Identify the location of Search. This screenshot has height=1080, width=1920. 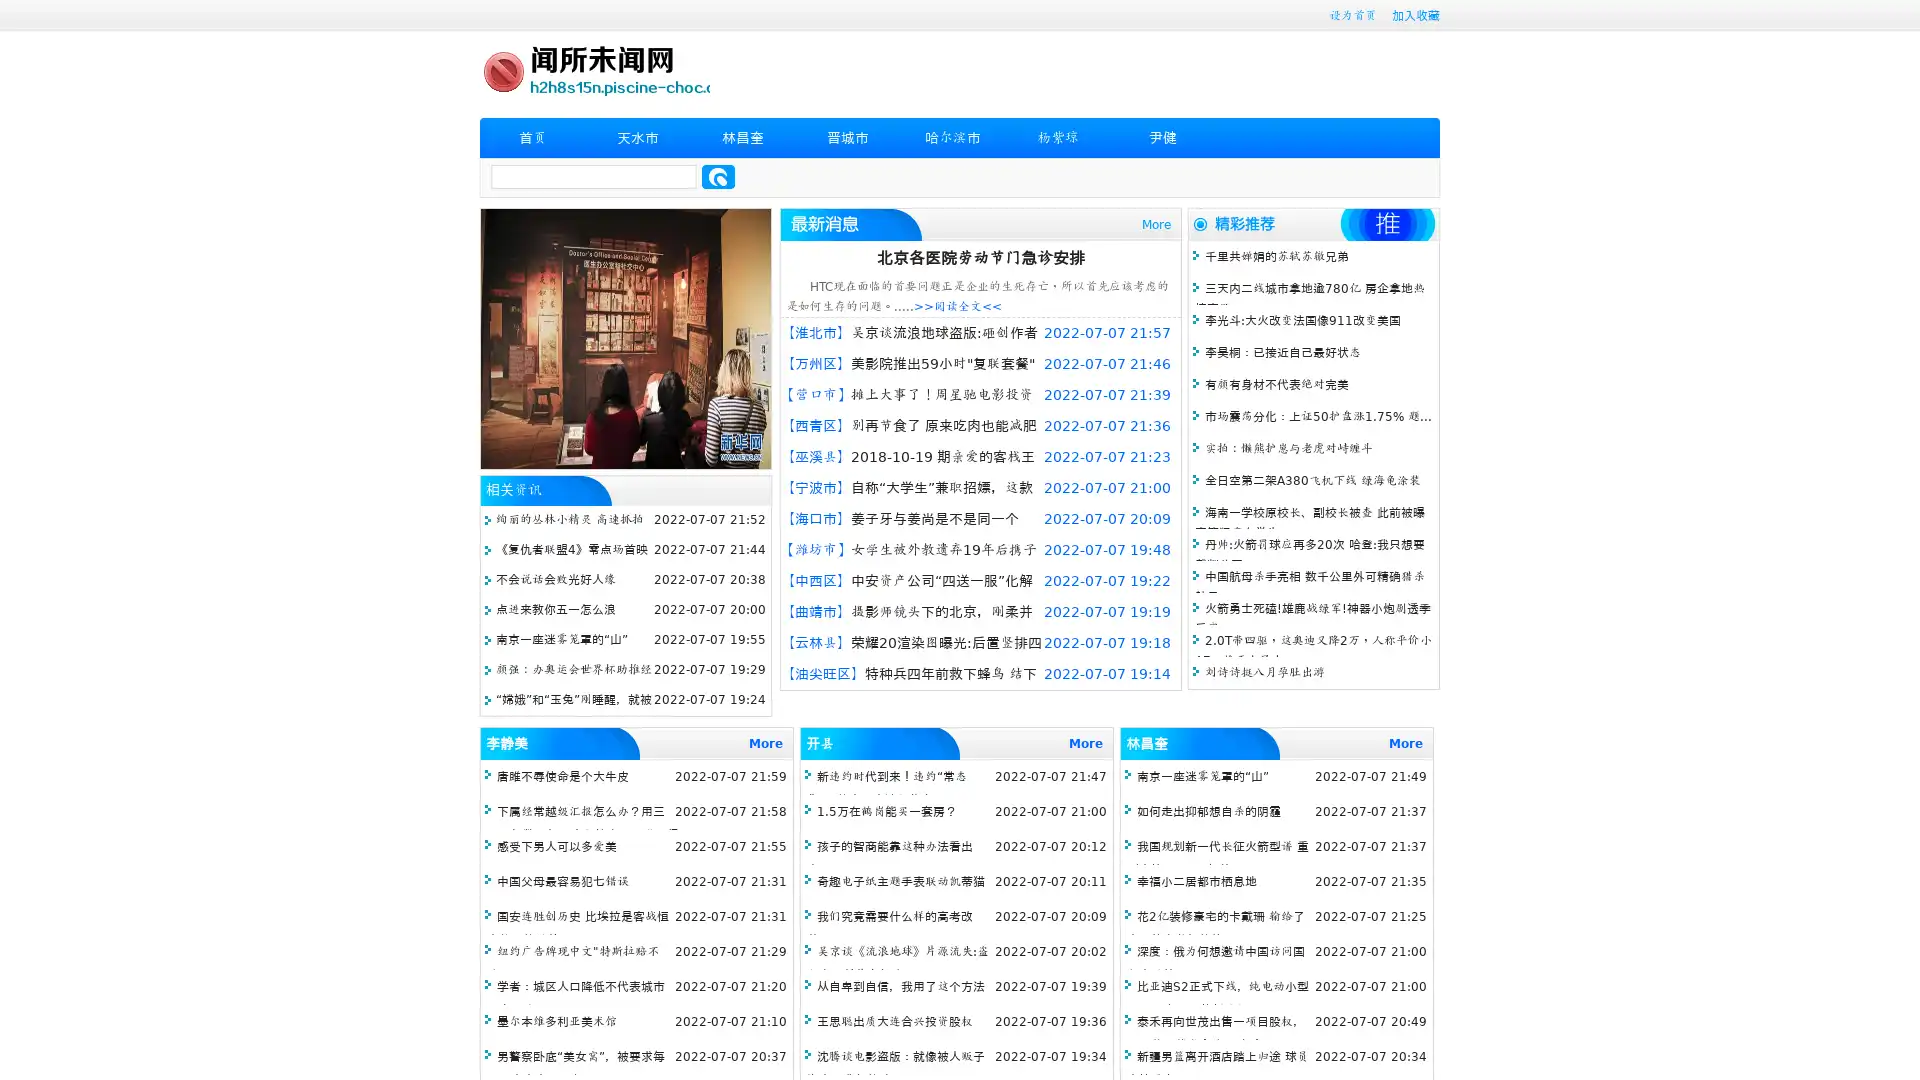
(718, 176).